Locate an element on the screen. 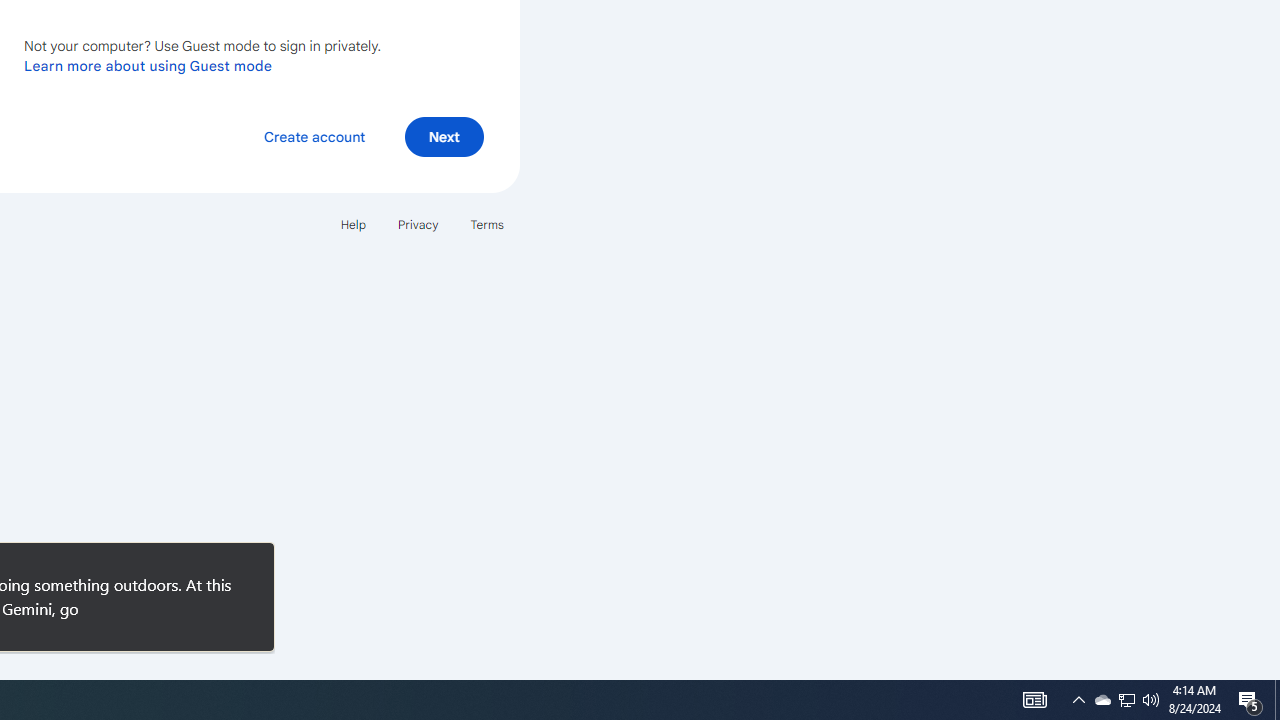 The height and width of the screenshot is (720, 1280). 'Privacy' is located at coordinates (416, 224).